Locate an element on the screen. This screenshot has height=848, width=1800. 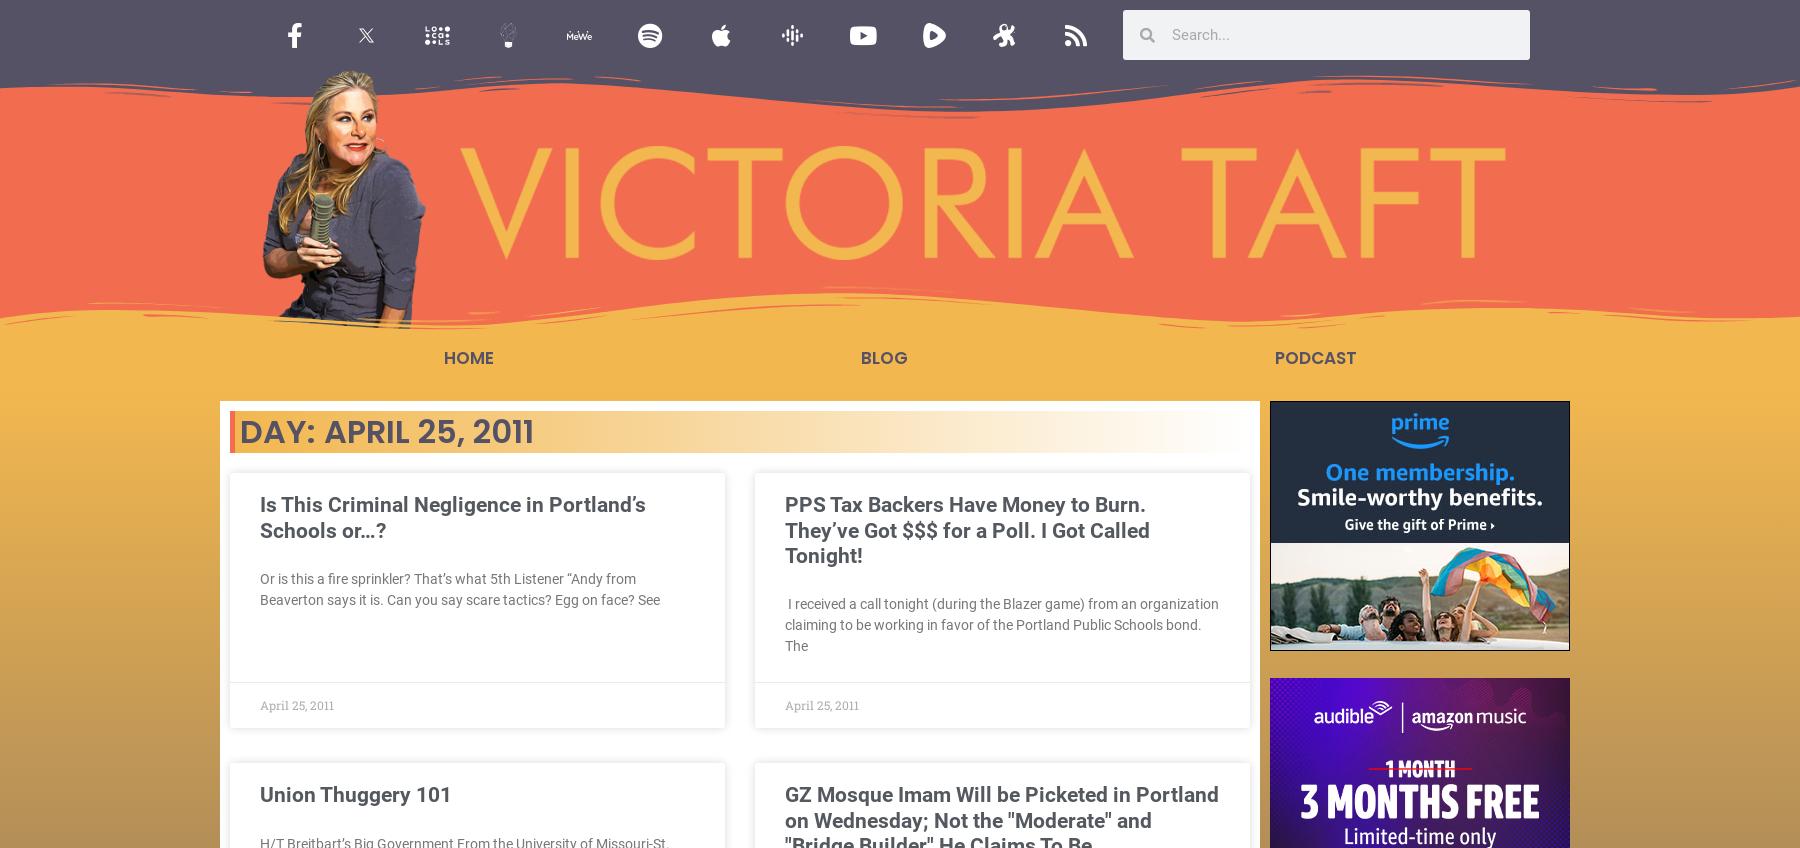
'Union Thuggery 101' is located at coordinates (356, 794).